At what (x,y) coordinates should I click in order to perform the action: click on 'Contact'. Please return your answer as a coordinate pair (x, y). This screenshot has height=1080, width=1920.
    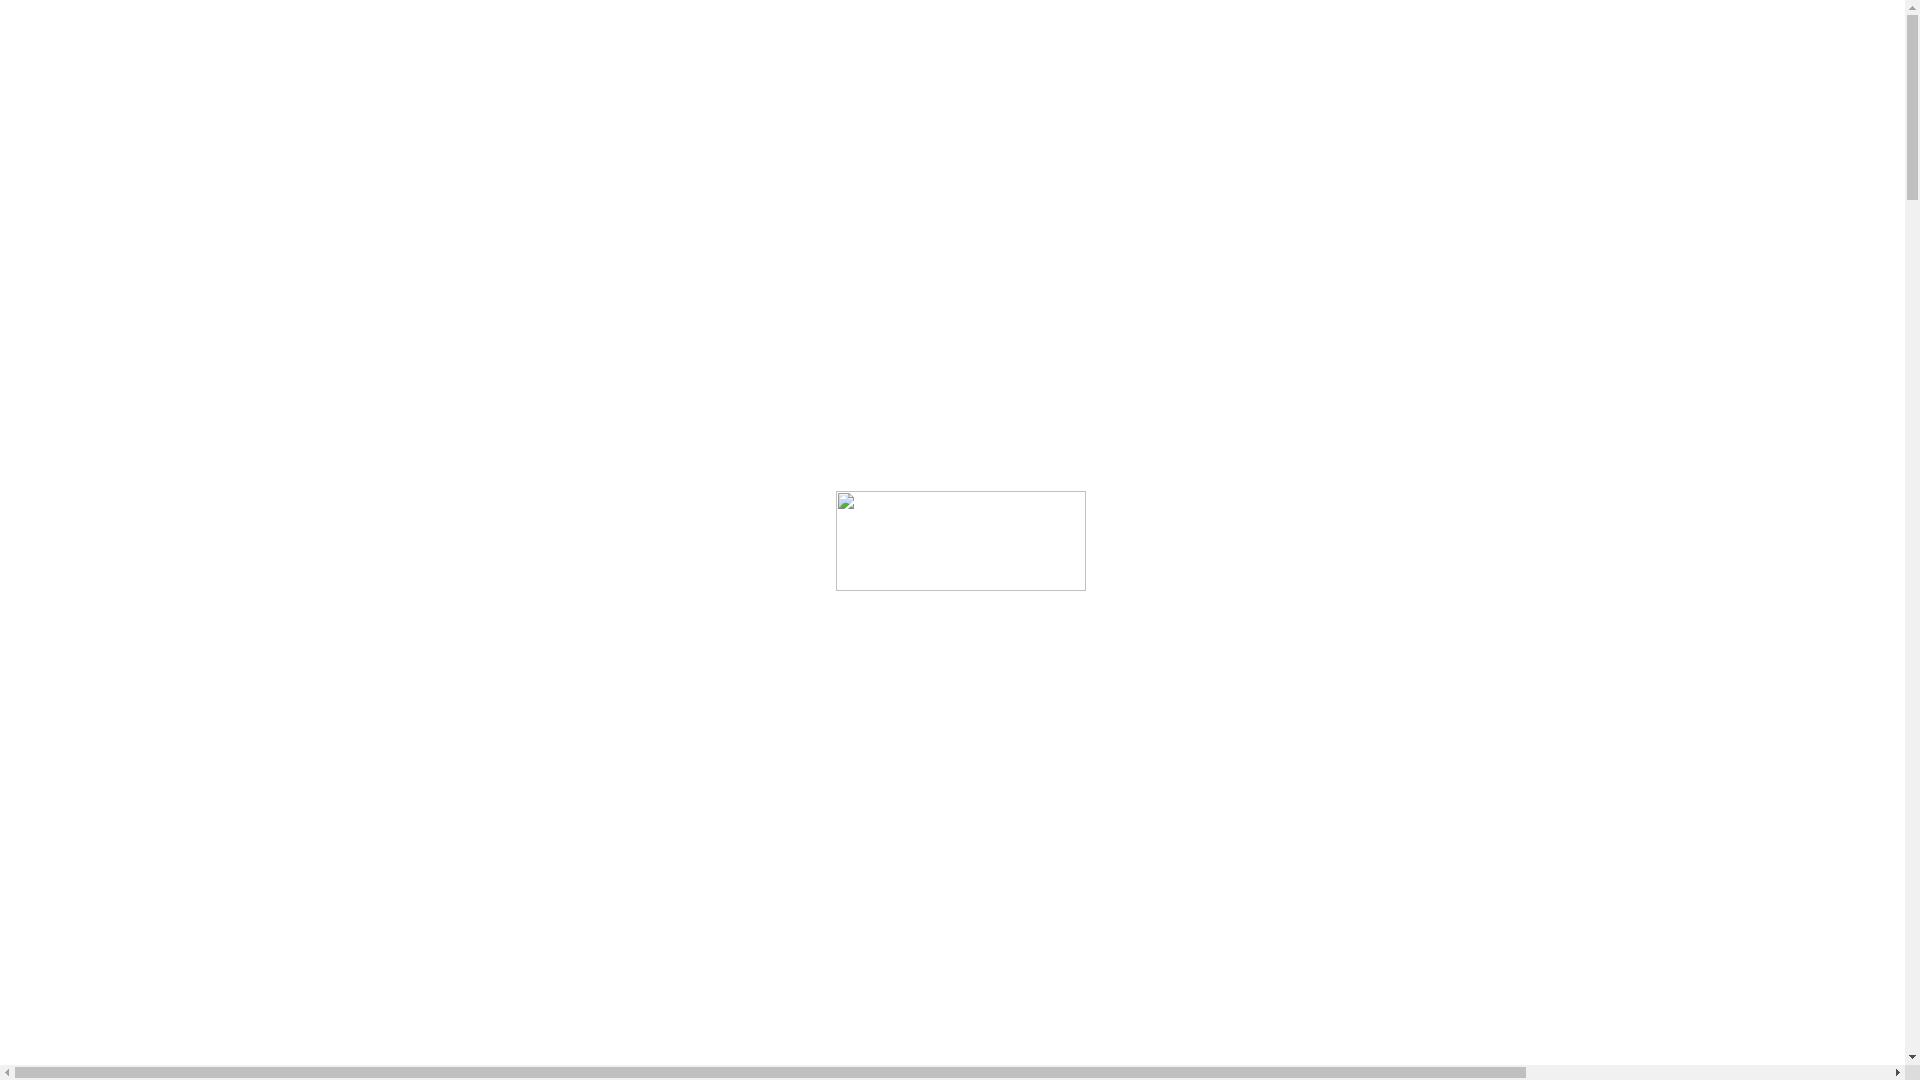
    Looking at the image, I should click on (72, 317).